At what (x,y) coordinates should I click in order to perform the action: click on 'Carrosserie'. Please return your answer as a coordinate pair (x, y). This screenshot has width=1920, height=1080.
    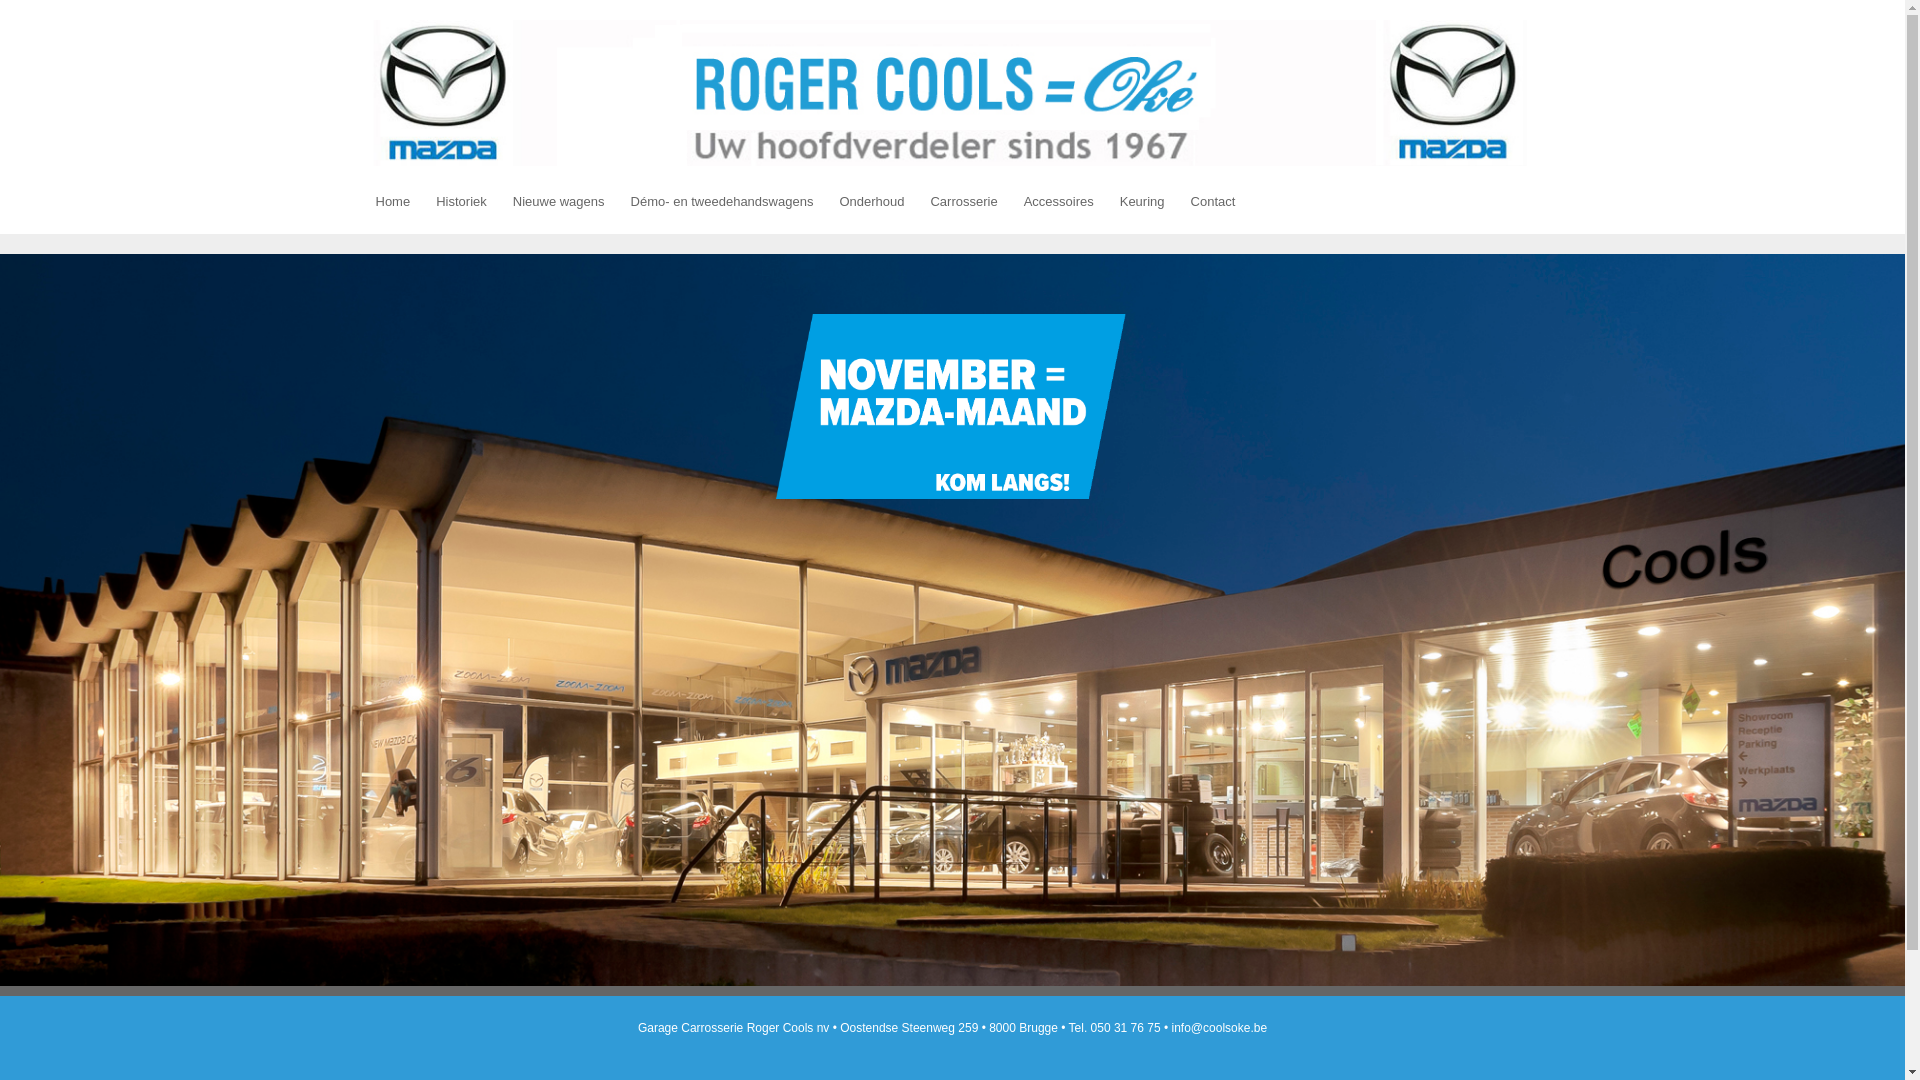
    Looking at the image, I should click on (915, 202).